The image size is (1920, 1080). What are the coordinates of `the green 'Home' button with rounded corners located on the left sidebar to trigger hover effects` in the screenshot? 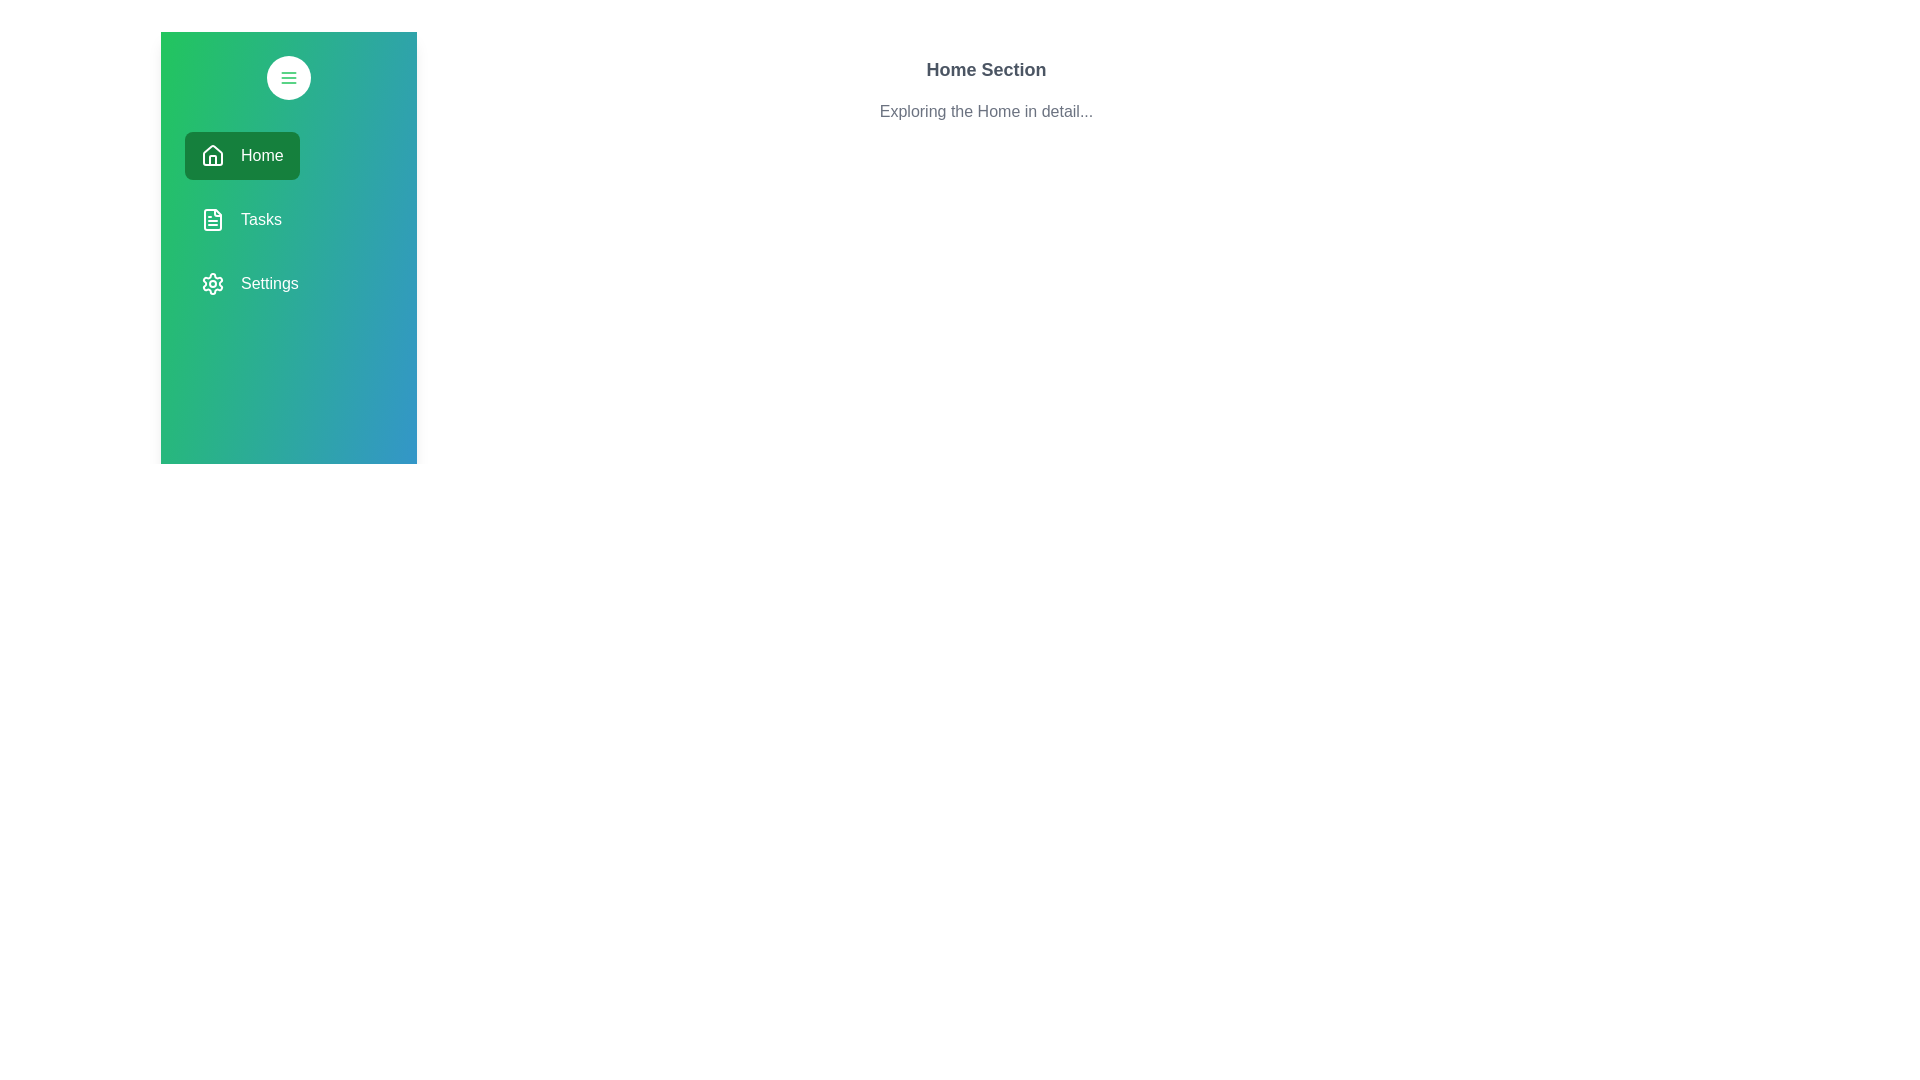 It's located at (241, 154).